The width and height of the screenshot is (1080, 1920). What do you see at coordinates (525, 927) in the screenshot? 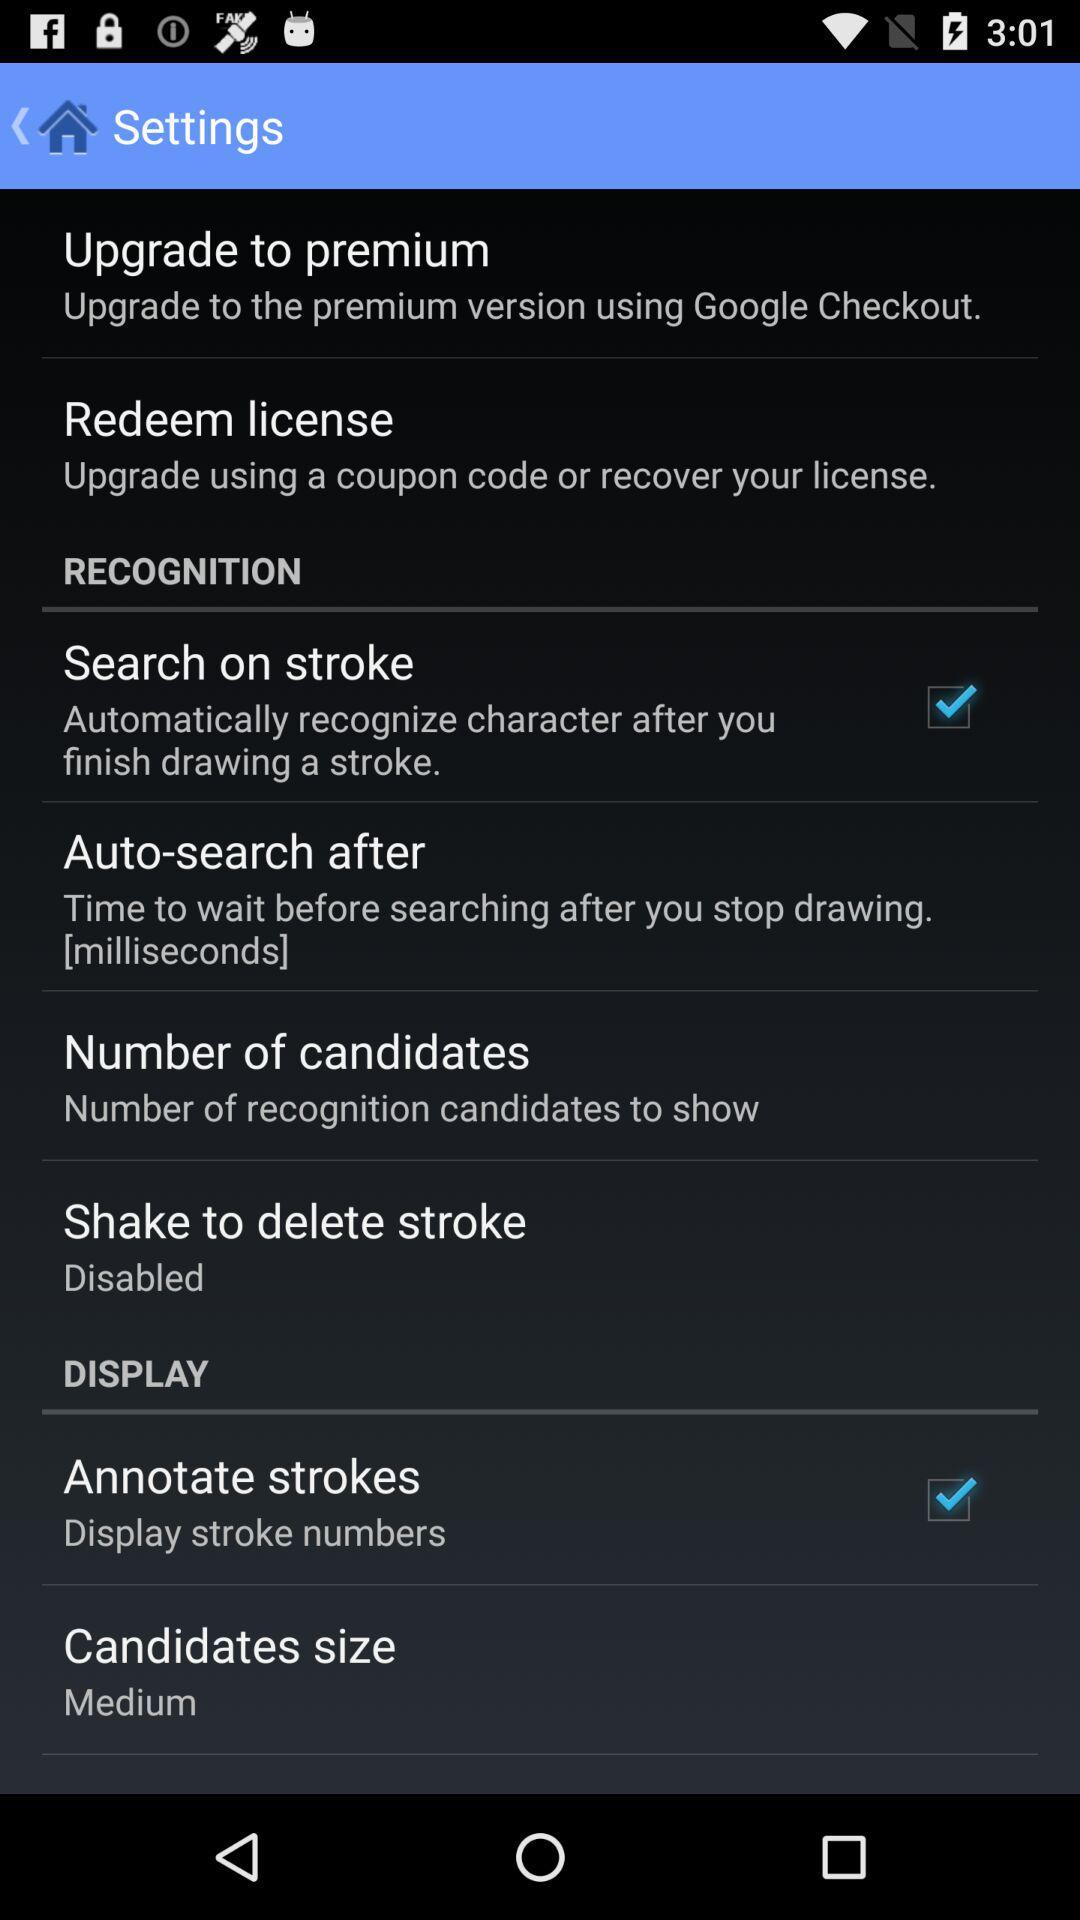
I see `the time to wait icon` at bounding box center [525, 927].